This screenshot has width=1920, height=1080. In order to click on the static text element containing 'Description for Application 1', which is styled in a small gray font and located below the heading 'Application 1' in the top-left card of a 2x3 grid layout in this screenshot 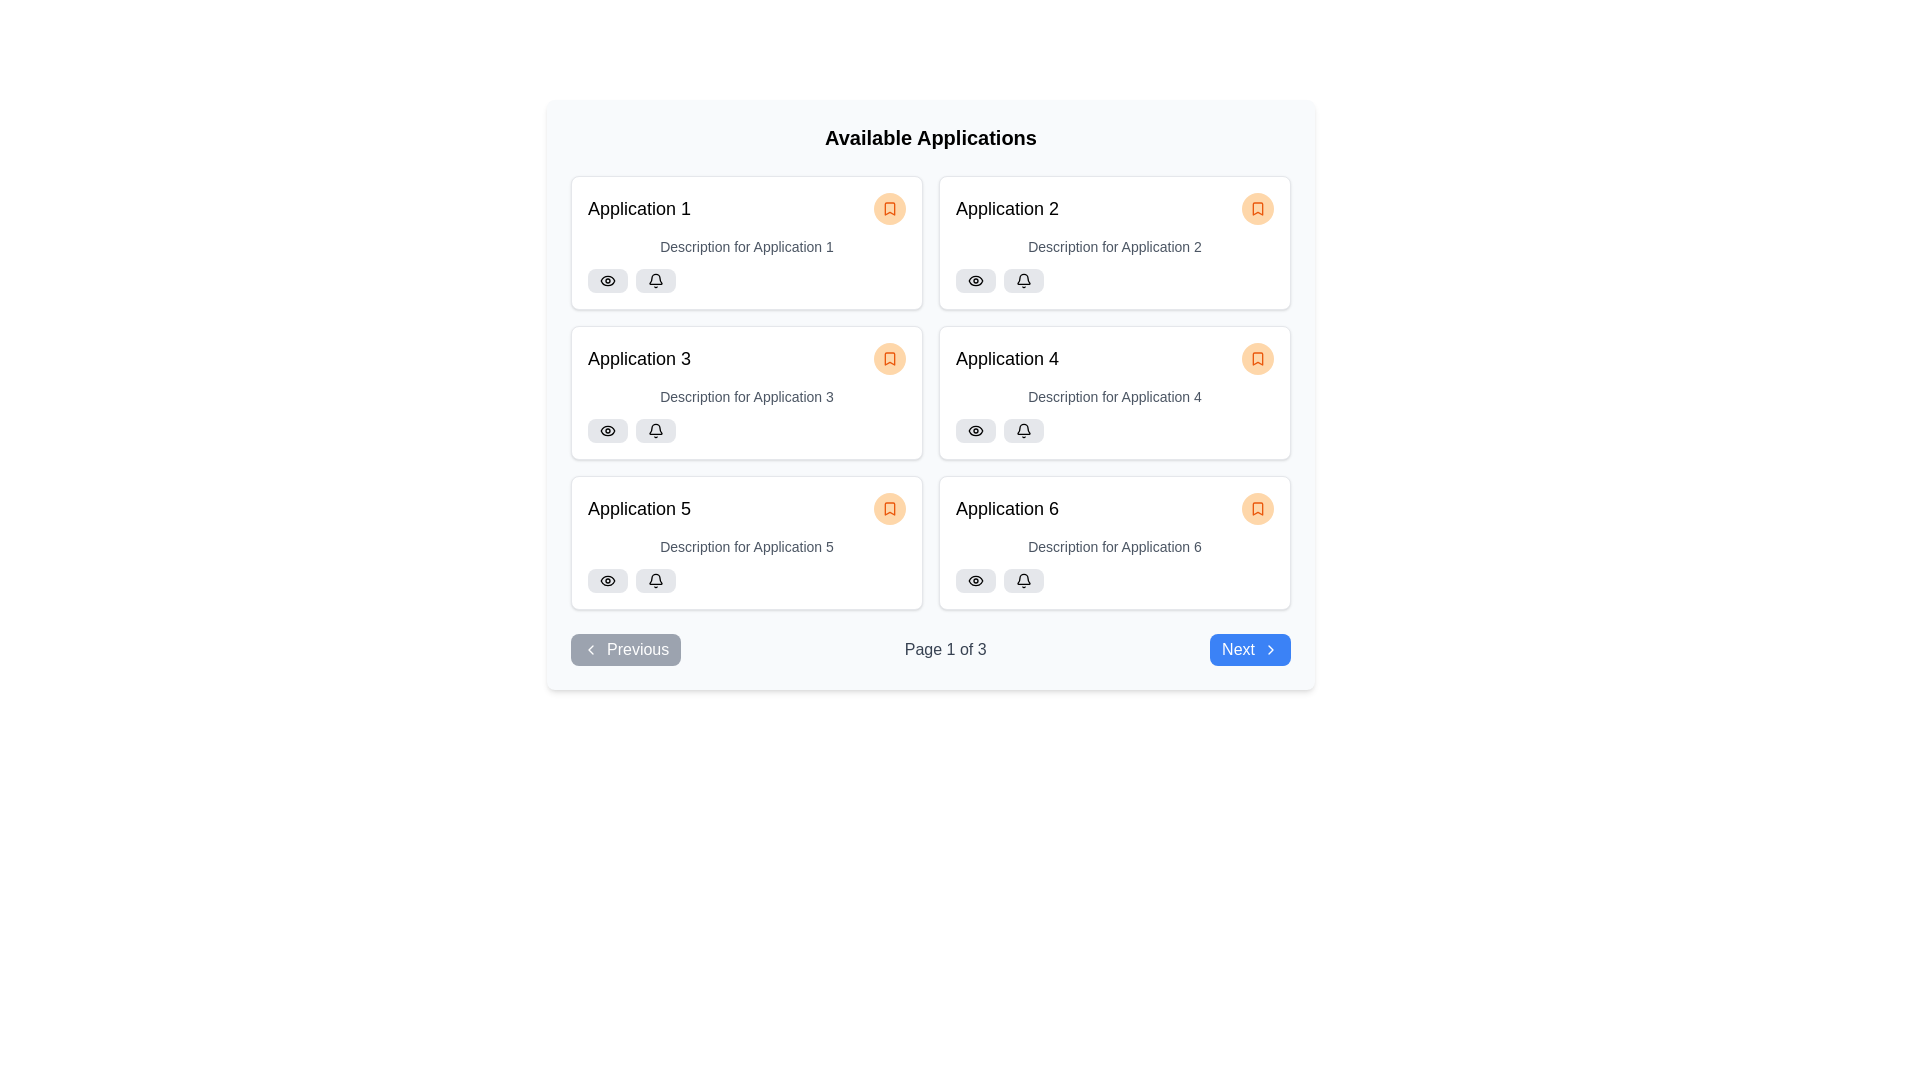, I will do `click(746, 245)`.